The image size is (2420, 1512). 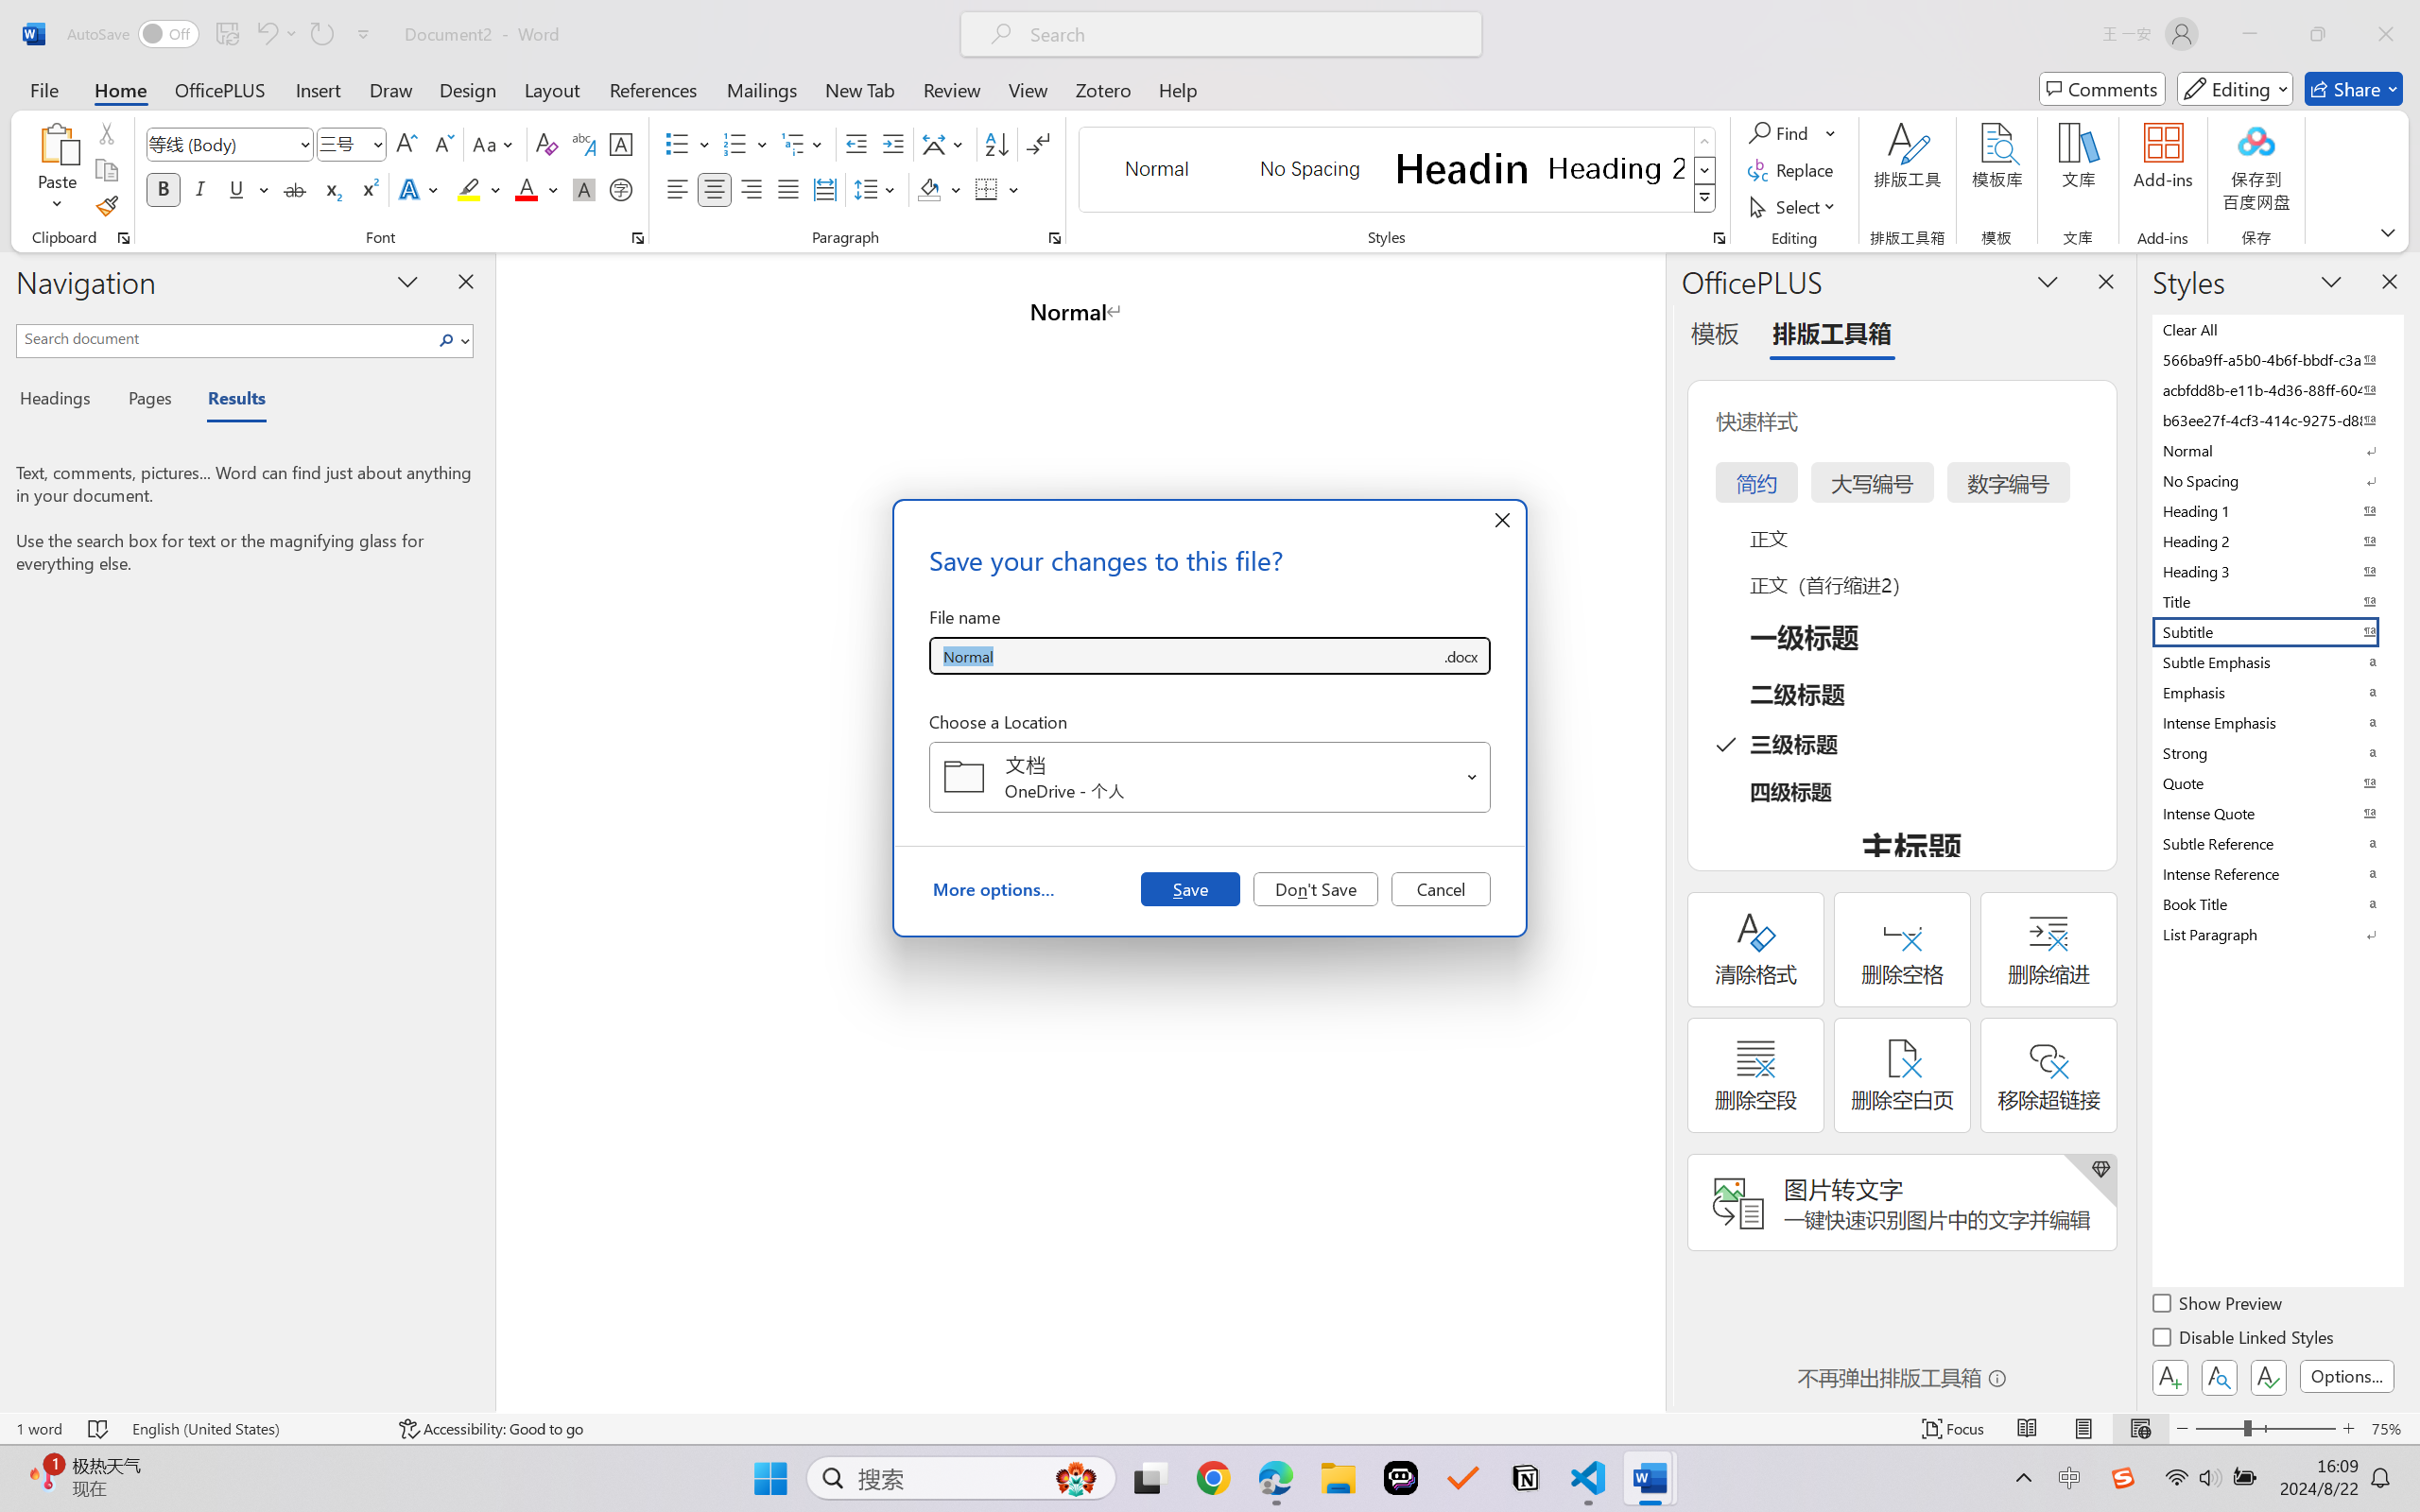 I want to click on 'AutomationID: BadgeAnchorLargeTicker', so click(x=43, y=1476).